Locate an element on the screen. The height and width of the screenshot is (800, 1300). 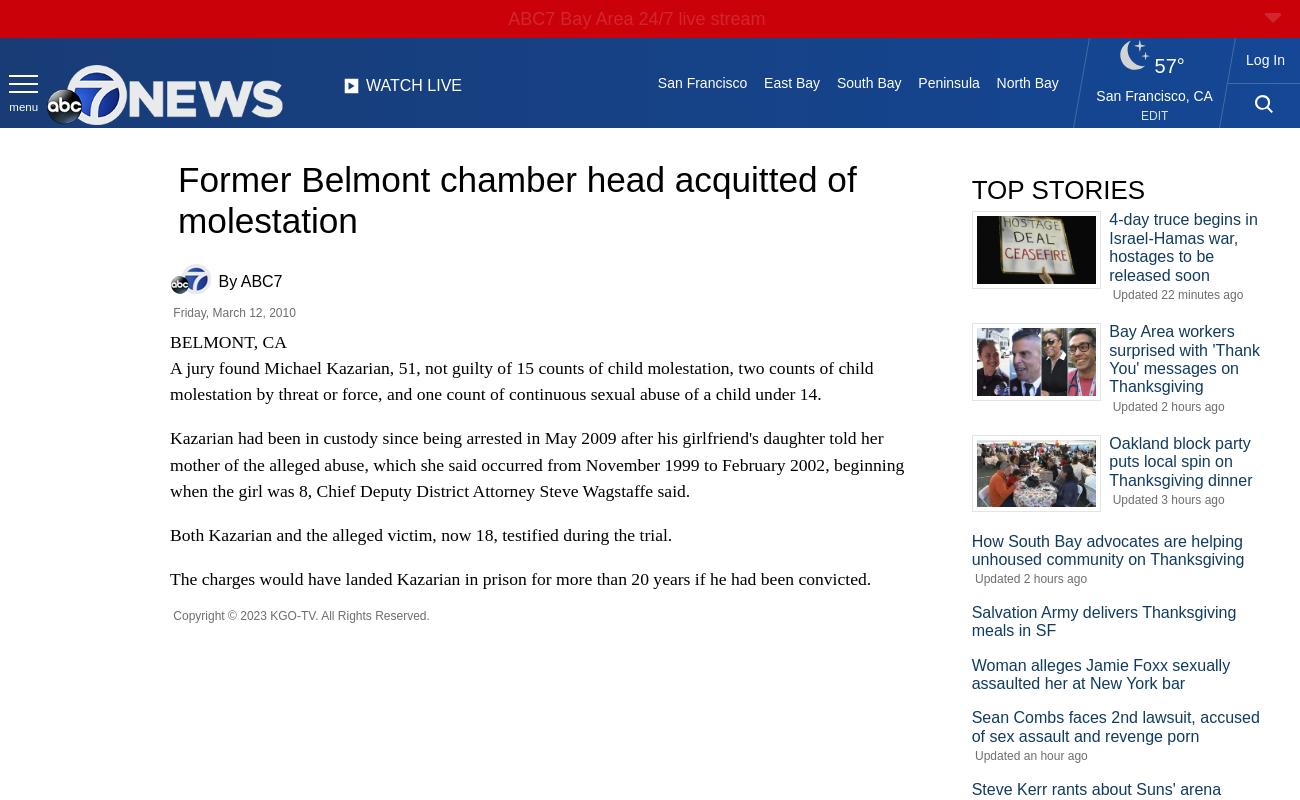
'San Francisco' is located at coordinates (701, 83).